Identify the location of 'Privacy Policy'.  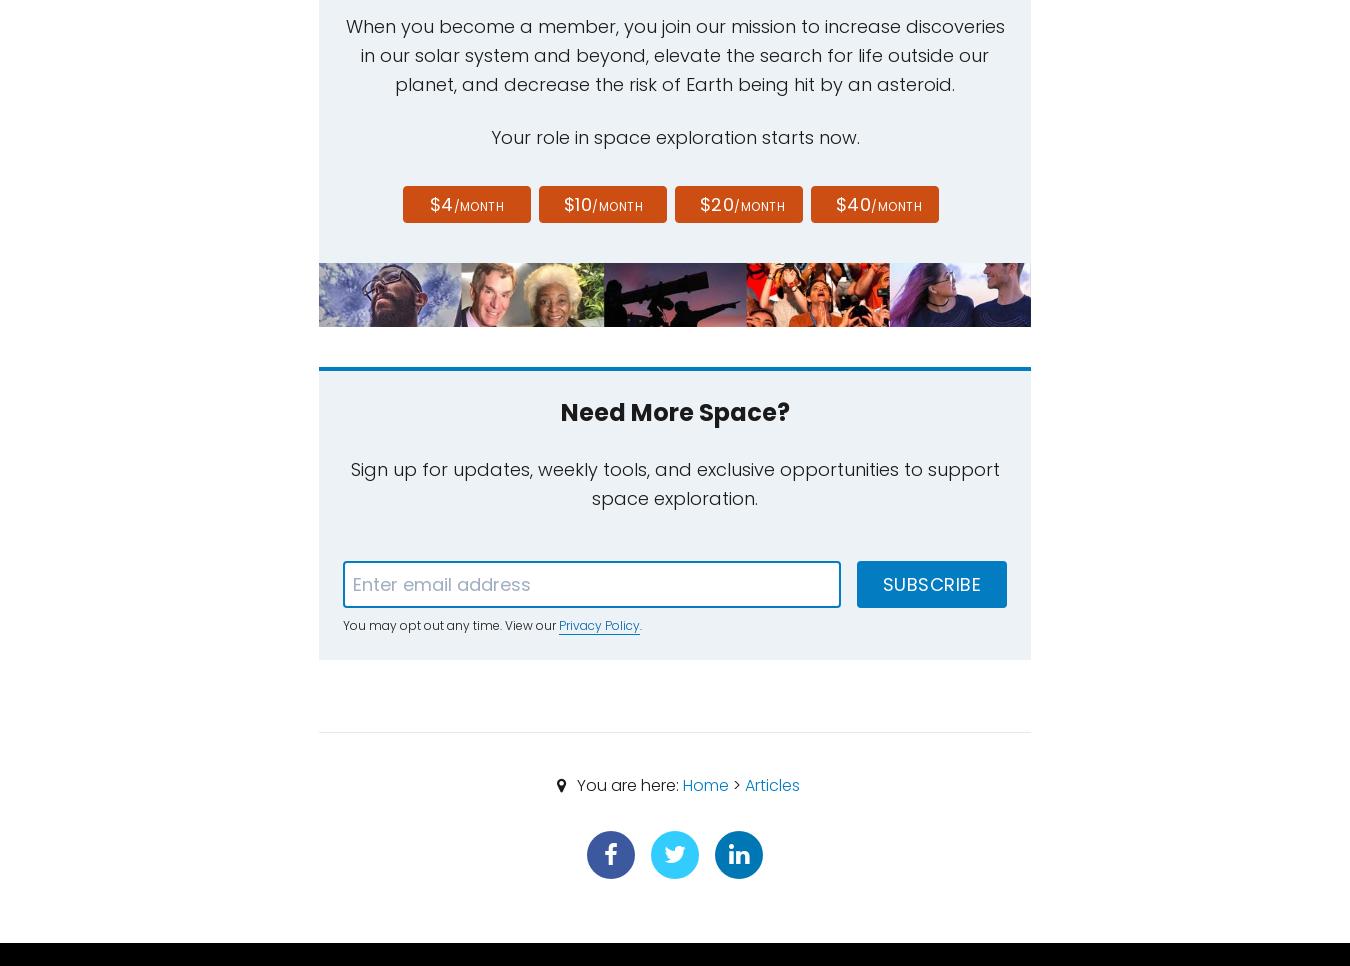
(599, 624).